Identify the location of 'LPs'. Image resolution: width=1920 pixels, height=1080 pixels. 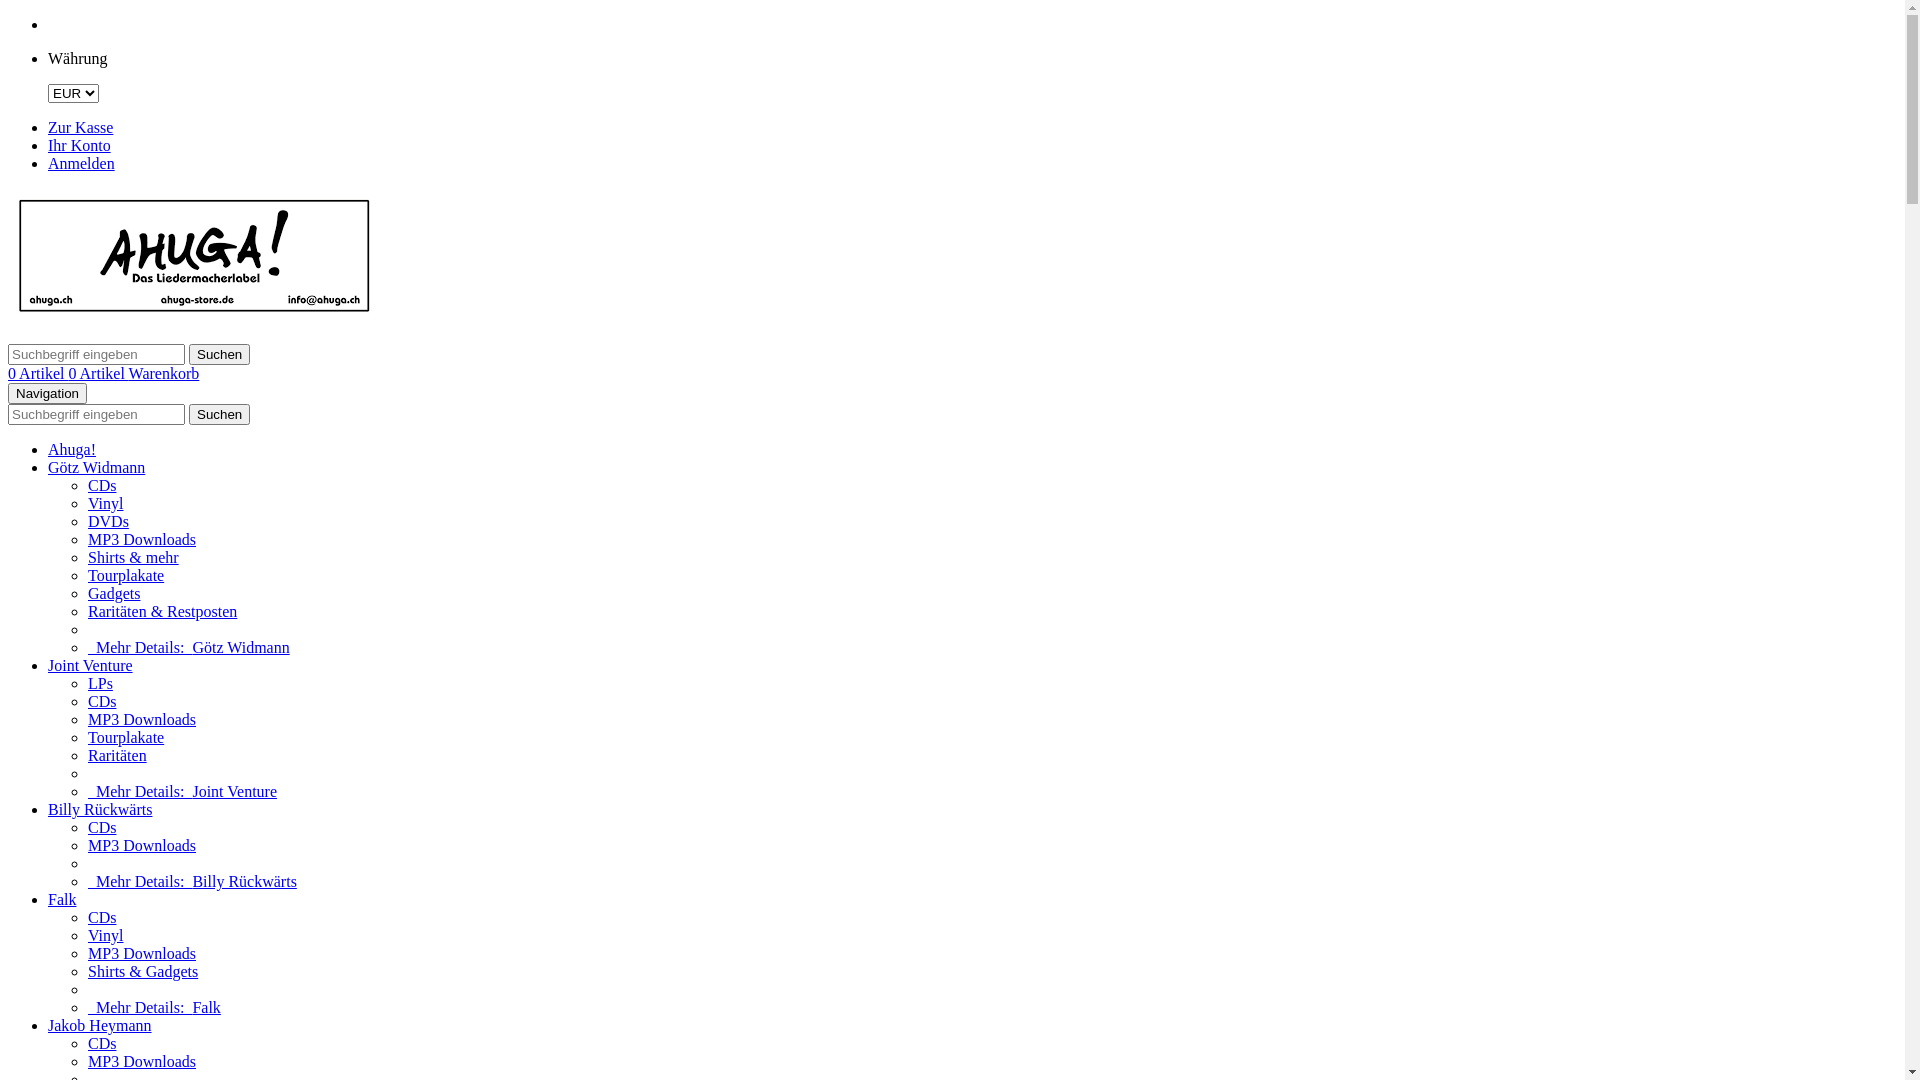
(86, 682).